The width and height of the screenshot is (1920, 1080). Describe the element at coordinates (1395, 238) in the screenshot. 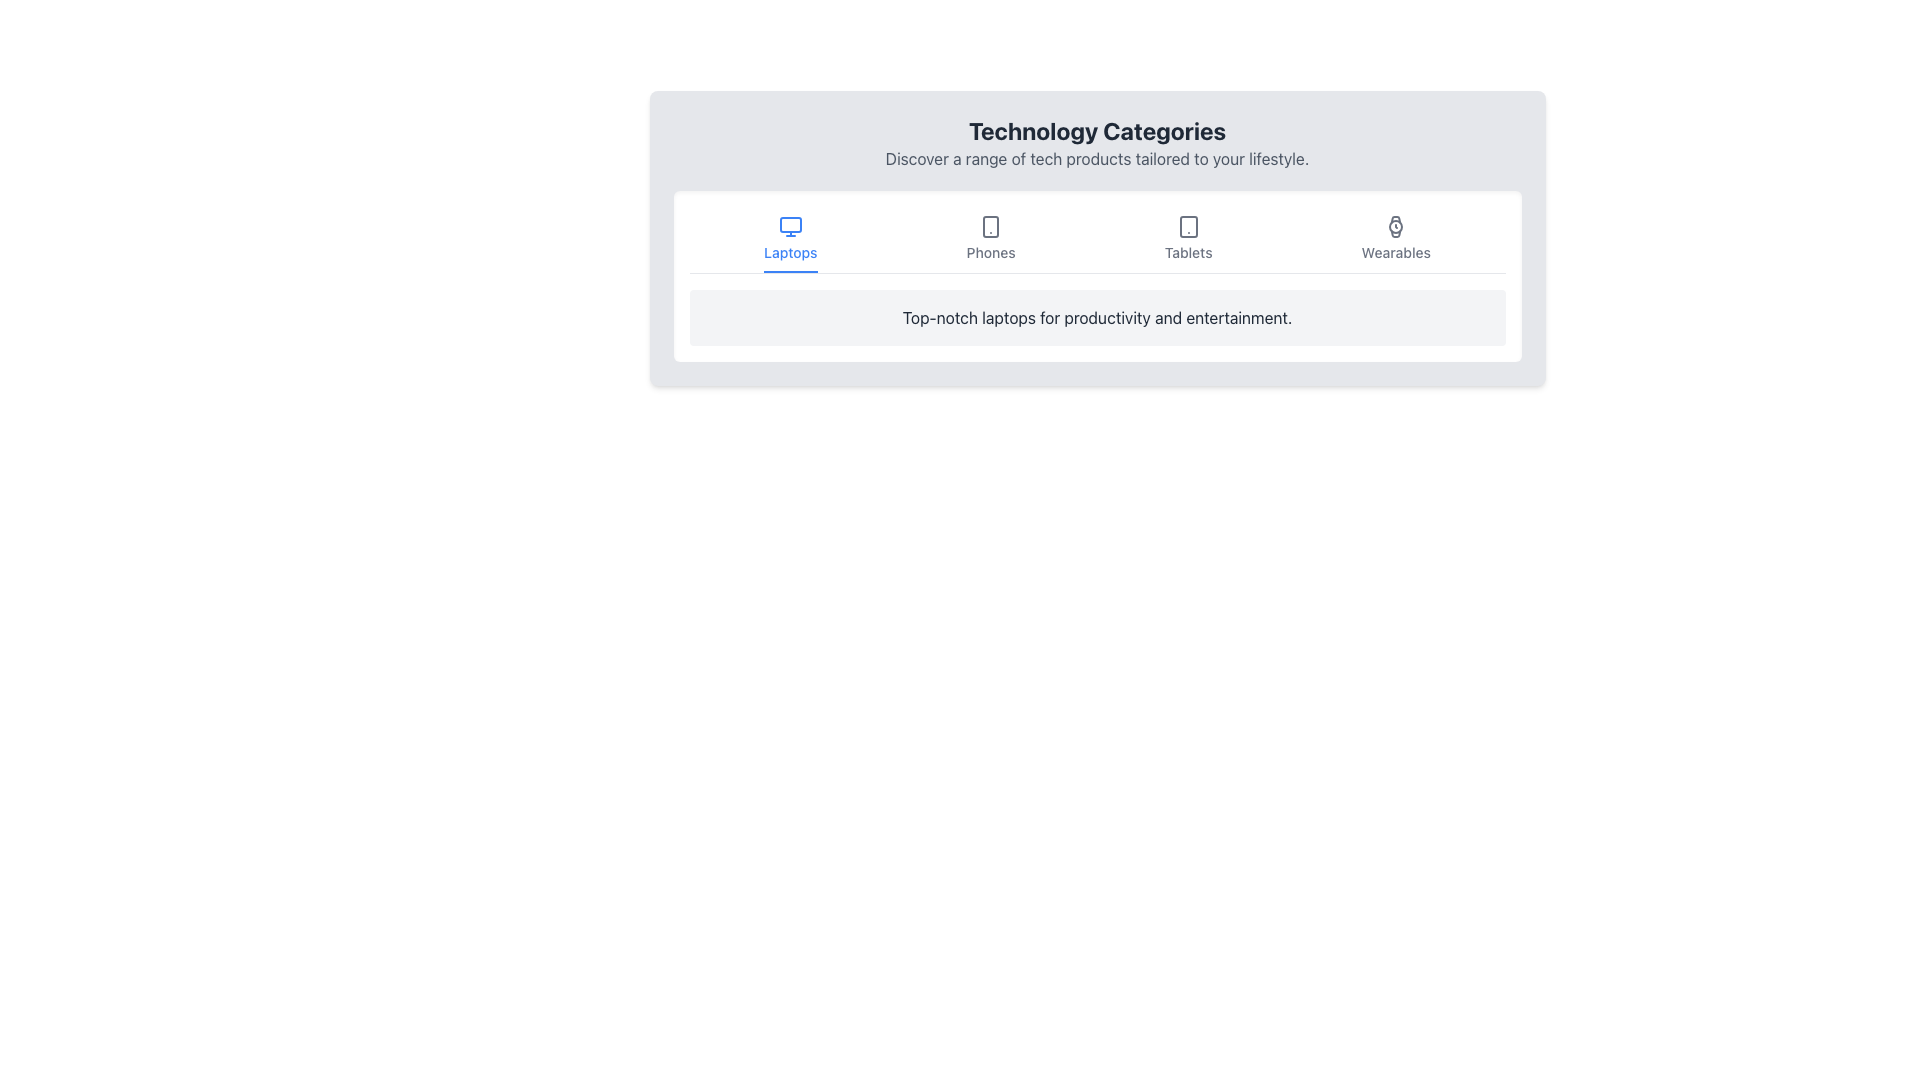

I see `the 'Wearables' button, which features a watch icon and a label styled in medium font size` at that location.